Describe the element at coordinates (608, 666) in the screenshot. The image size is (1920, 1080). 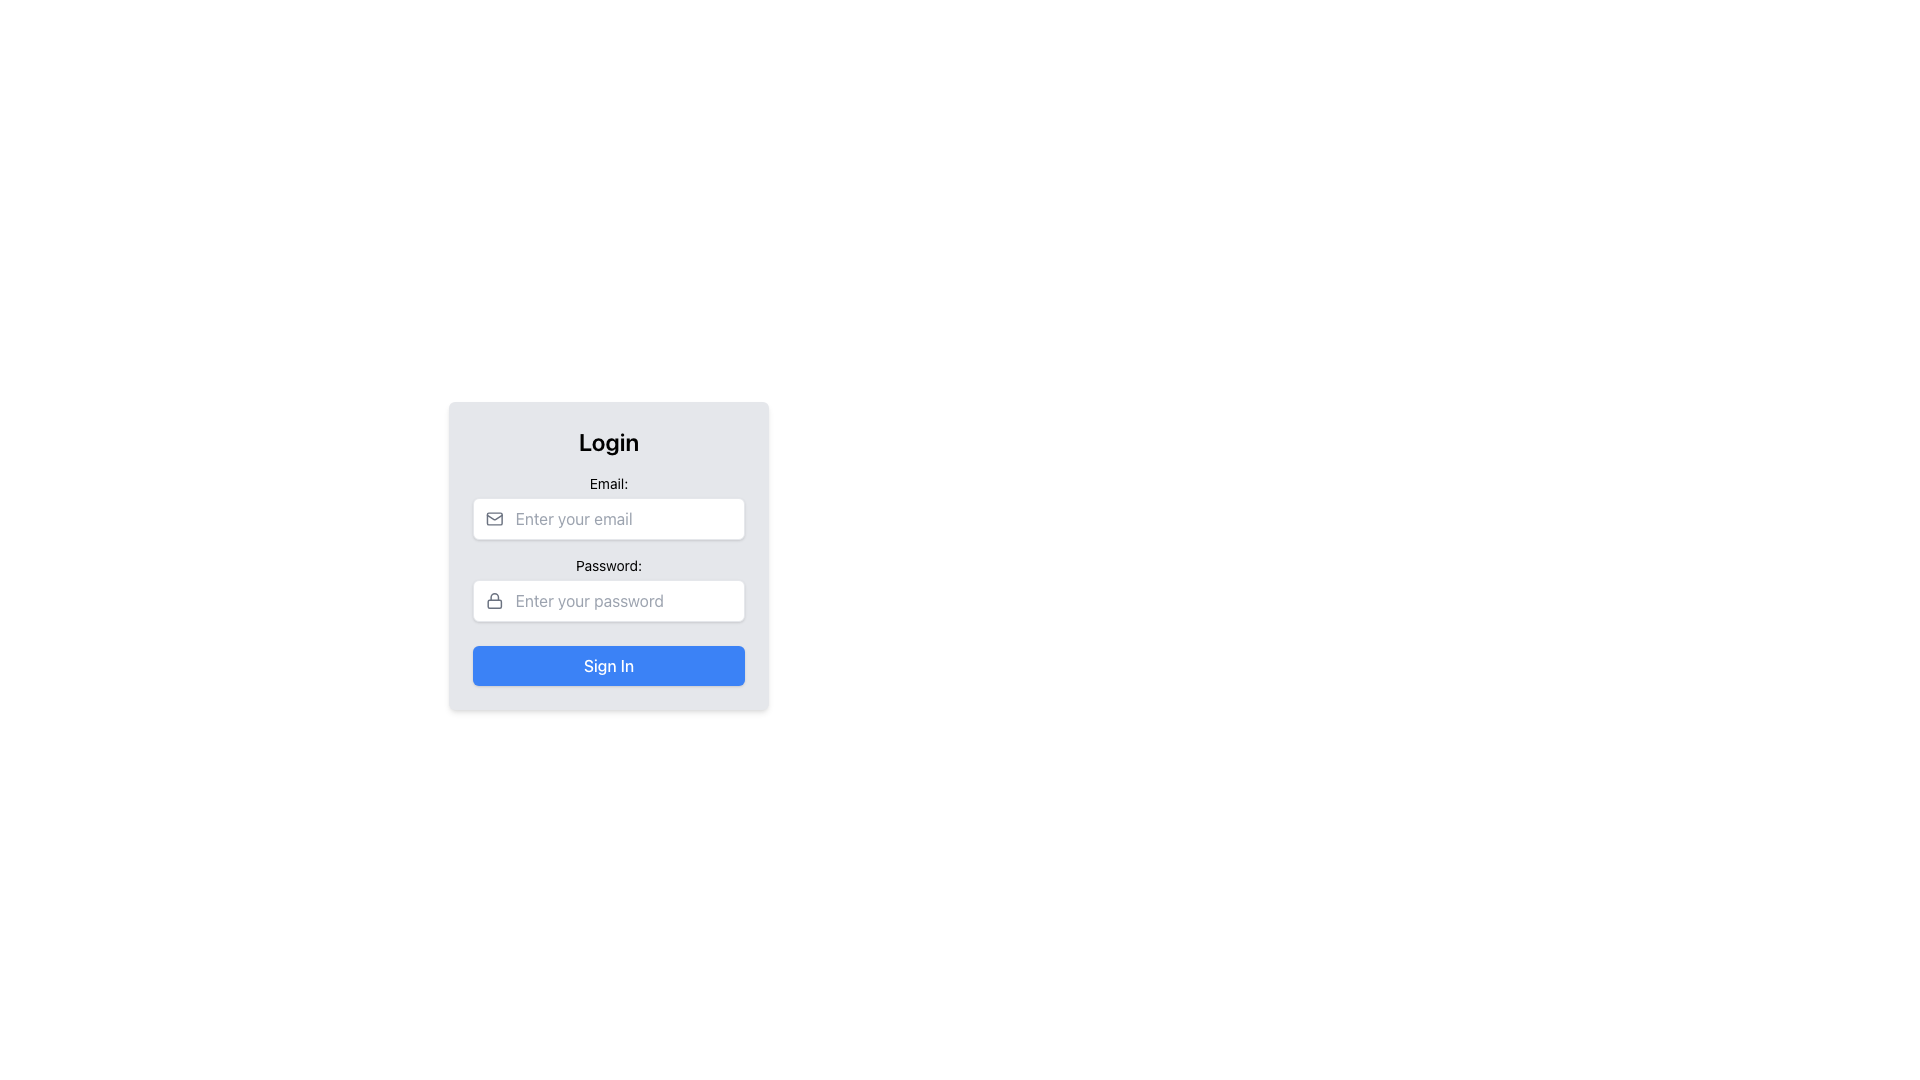
I see `the 'Sign In' button located at the bottom of the login form` at that location.